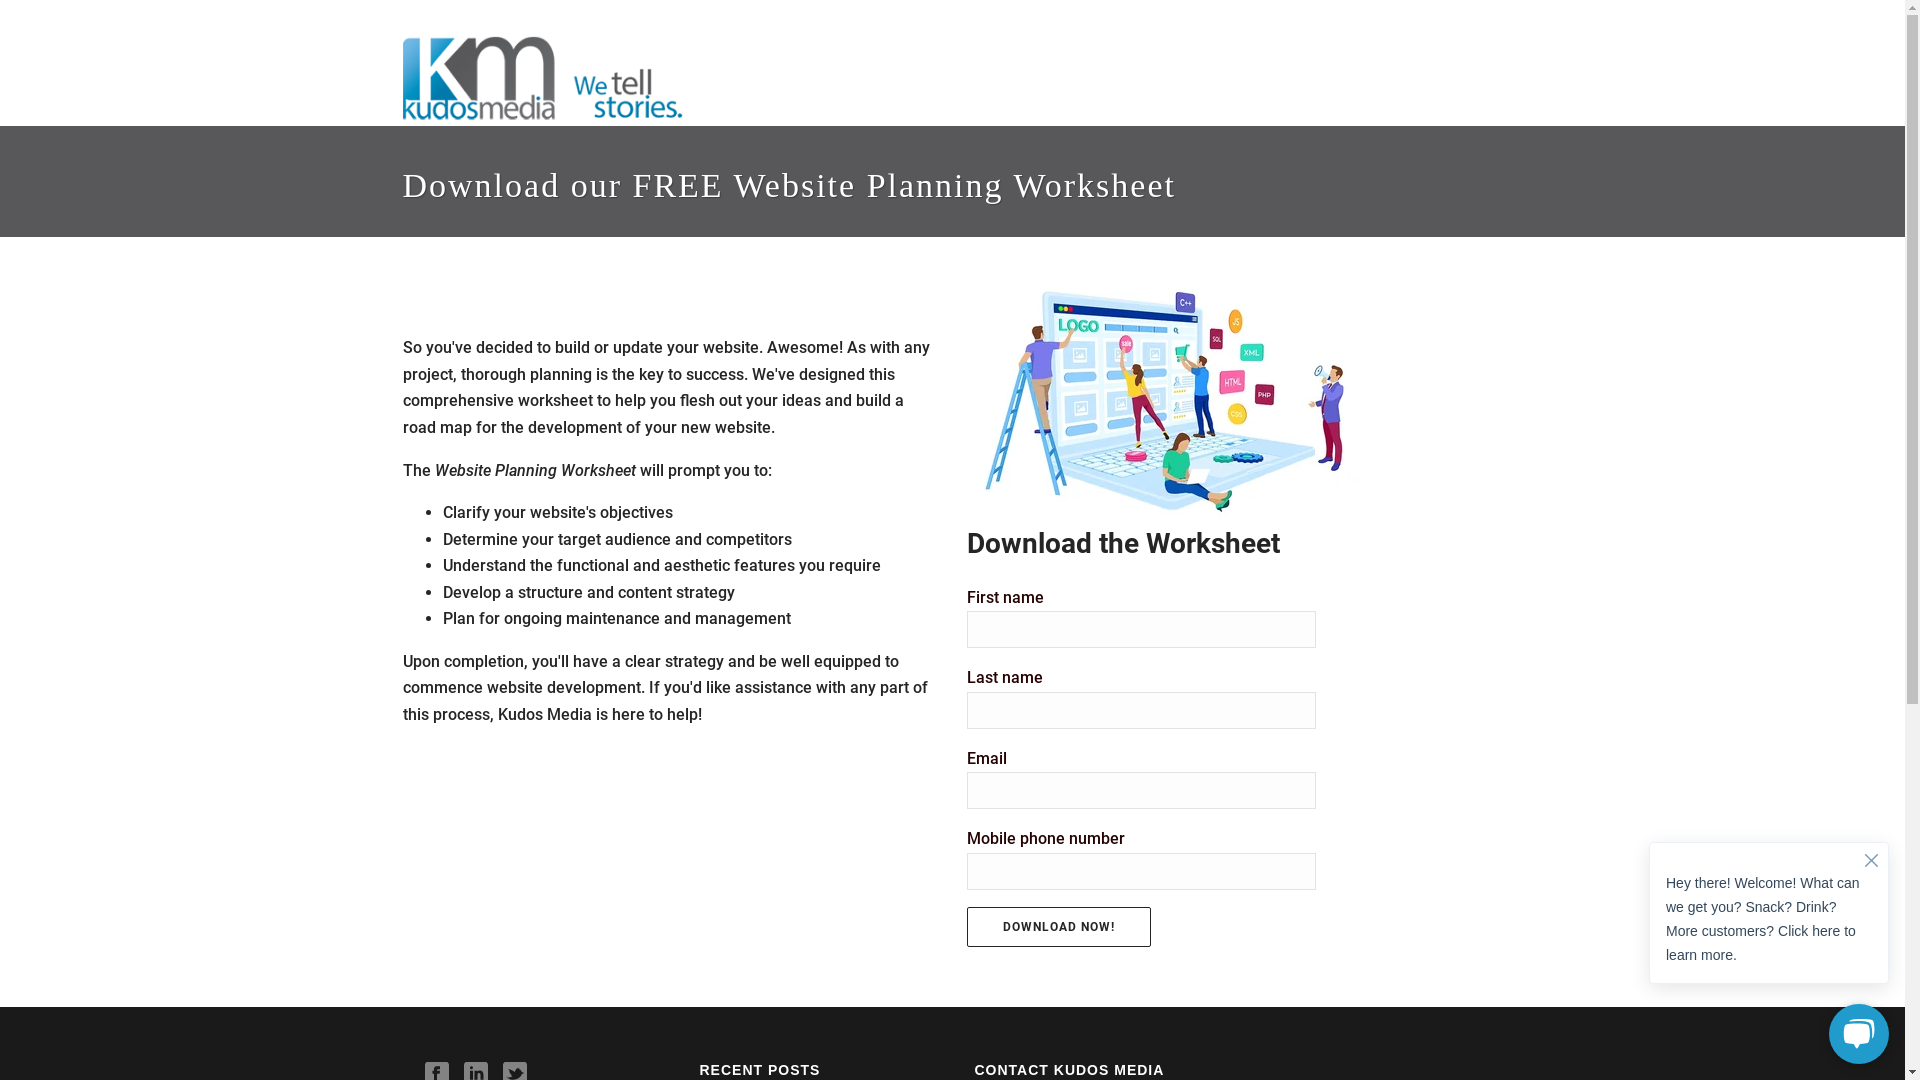  Describe the element at coordinates (1058, 926) in the screenshot. I see `'Download Now!'` at that location.